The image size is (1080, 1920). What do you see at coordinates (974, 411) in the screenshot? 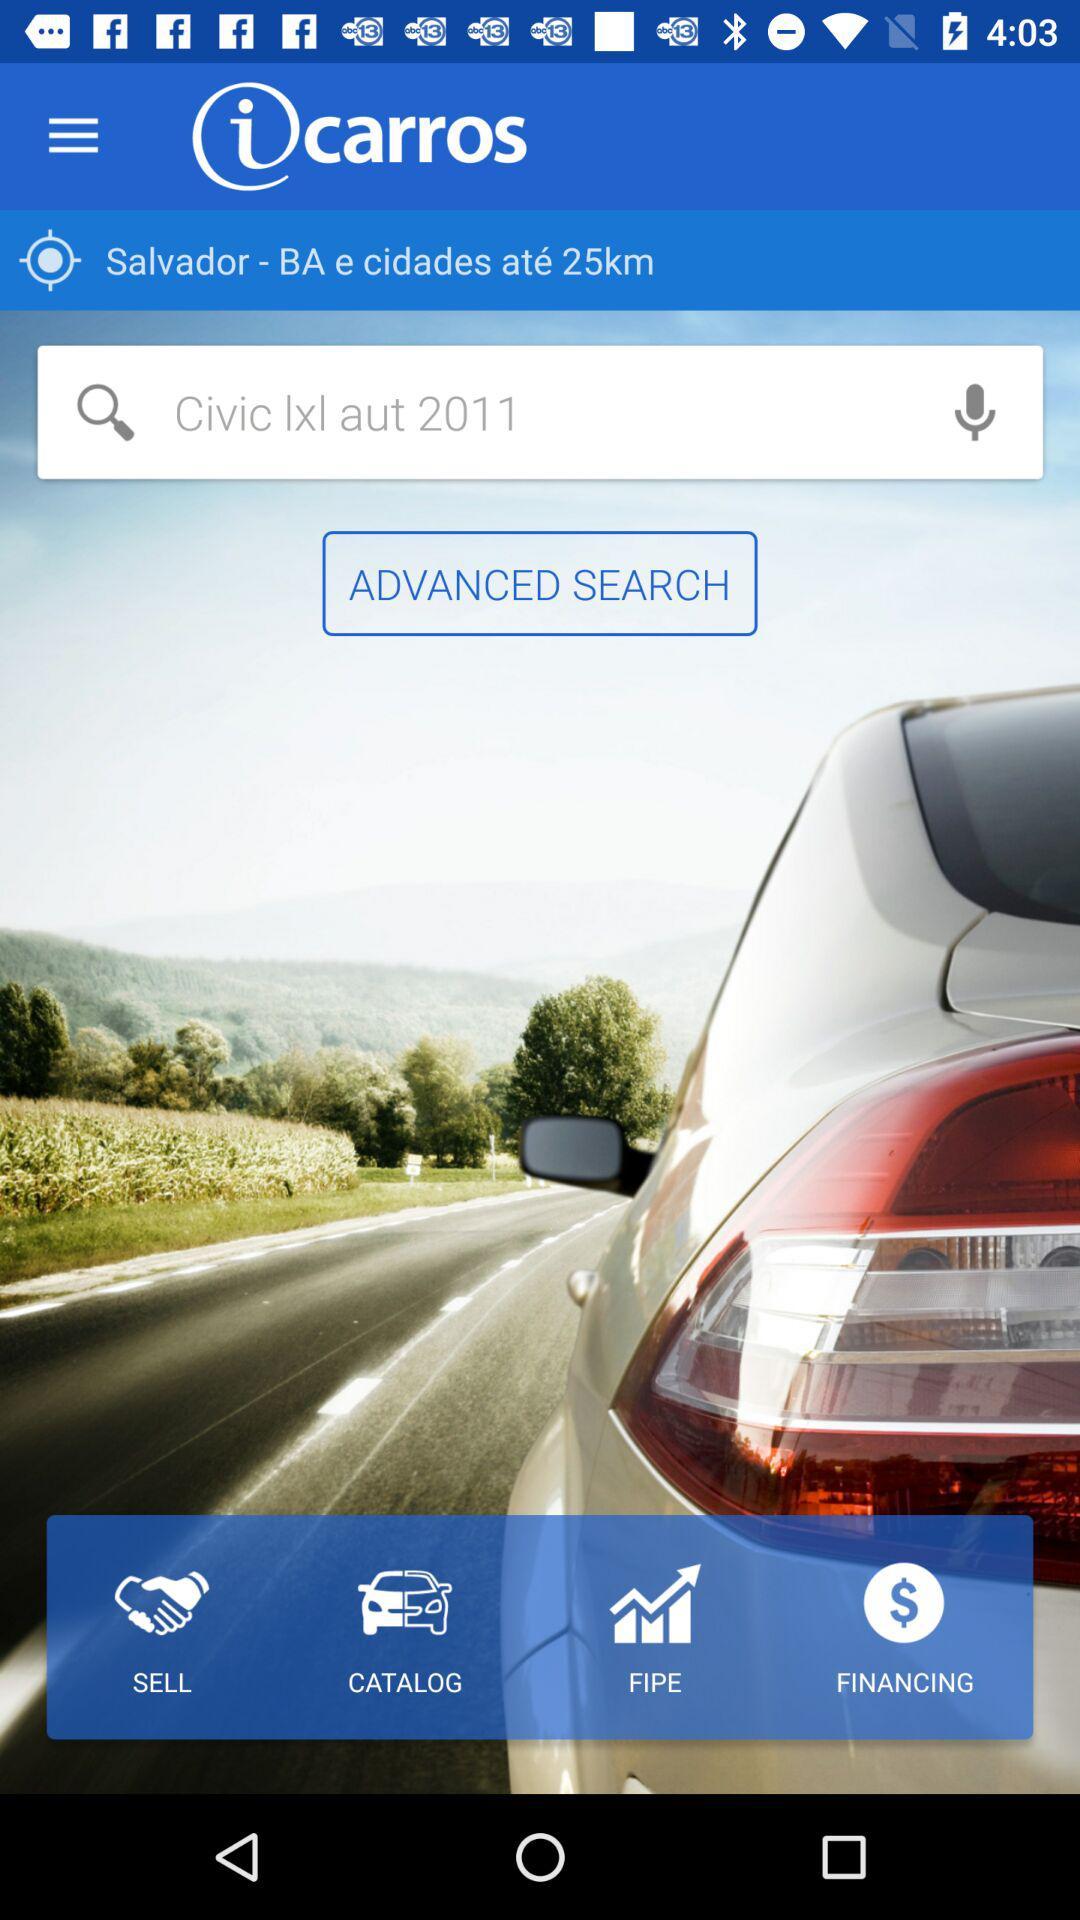
I see `the microphone icon` at bounding box center [974, 411].